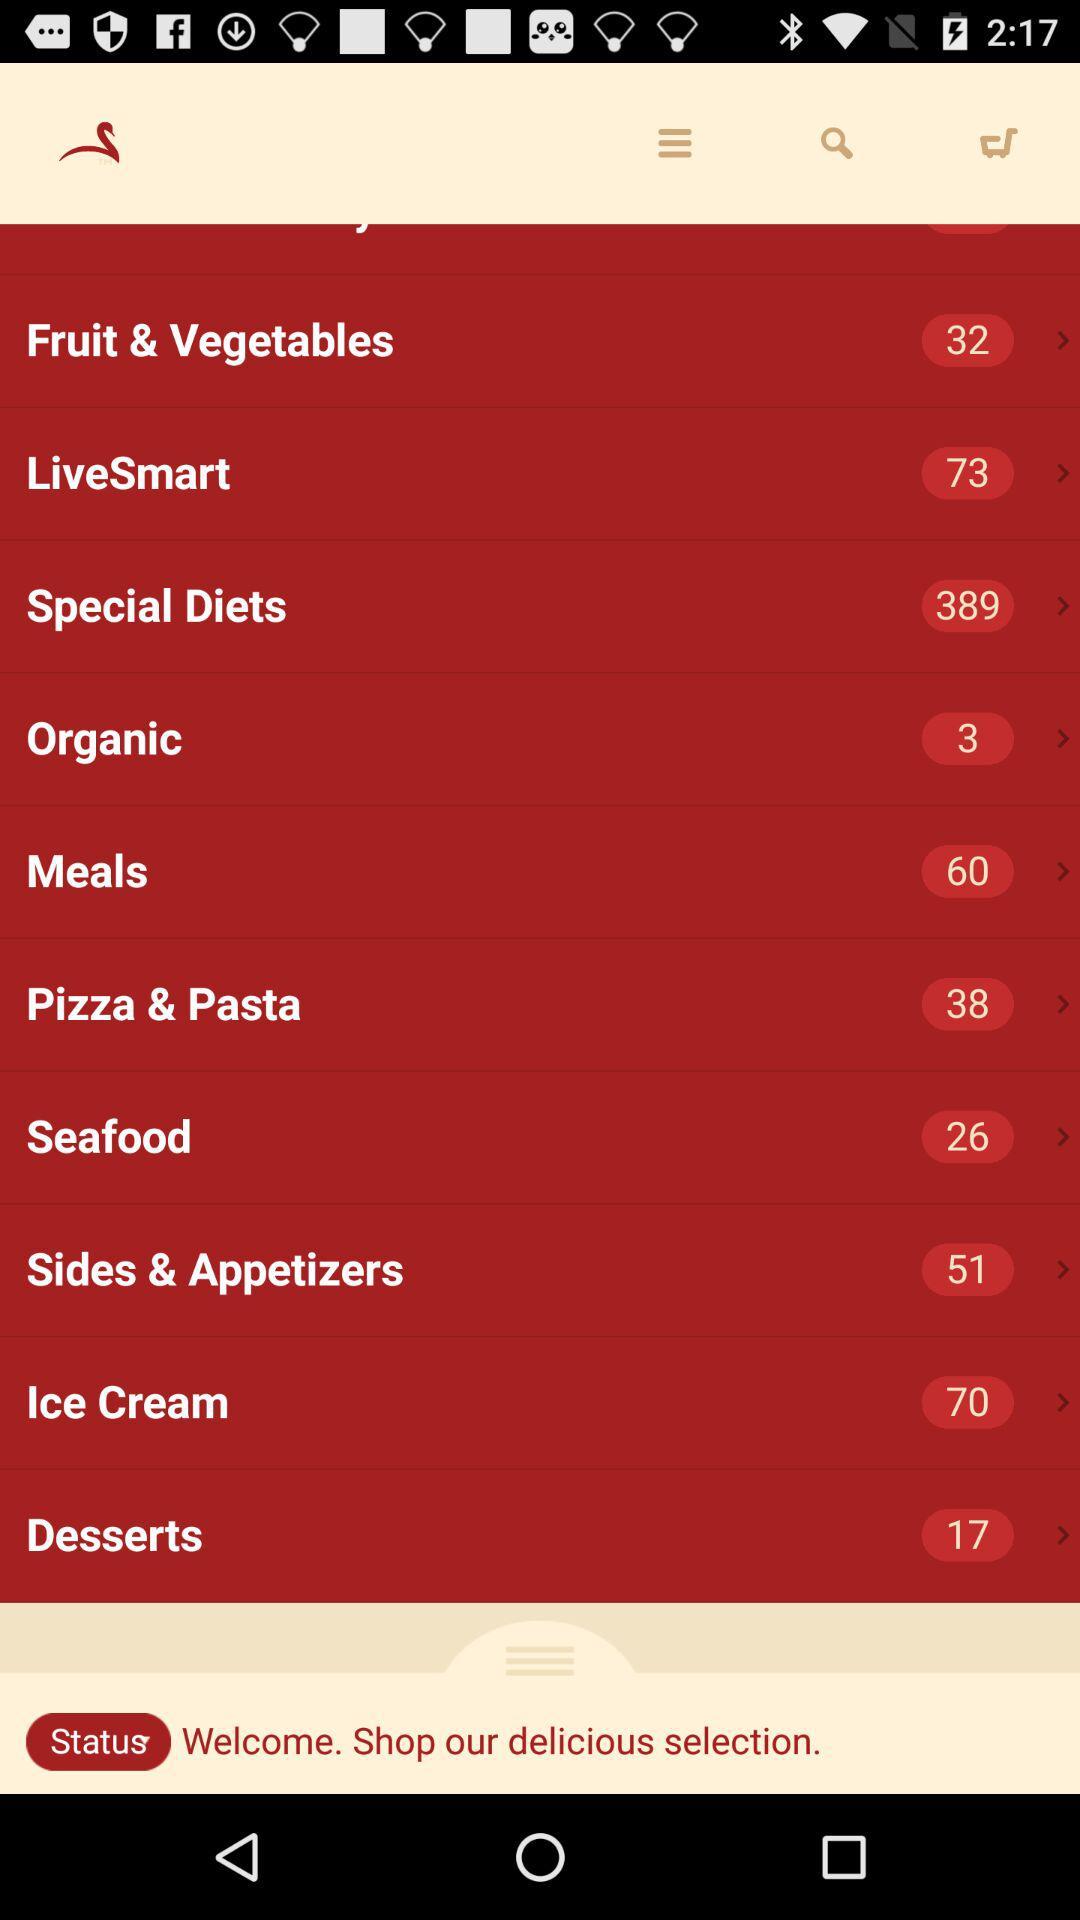 This screenshot has width=1080, height=1920. What do you see at coordinates (553, 1534) in the screenshot?
I see `the desserts item` at bounding box center [553, 1534].